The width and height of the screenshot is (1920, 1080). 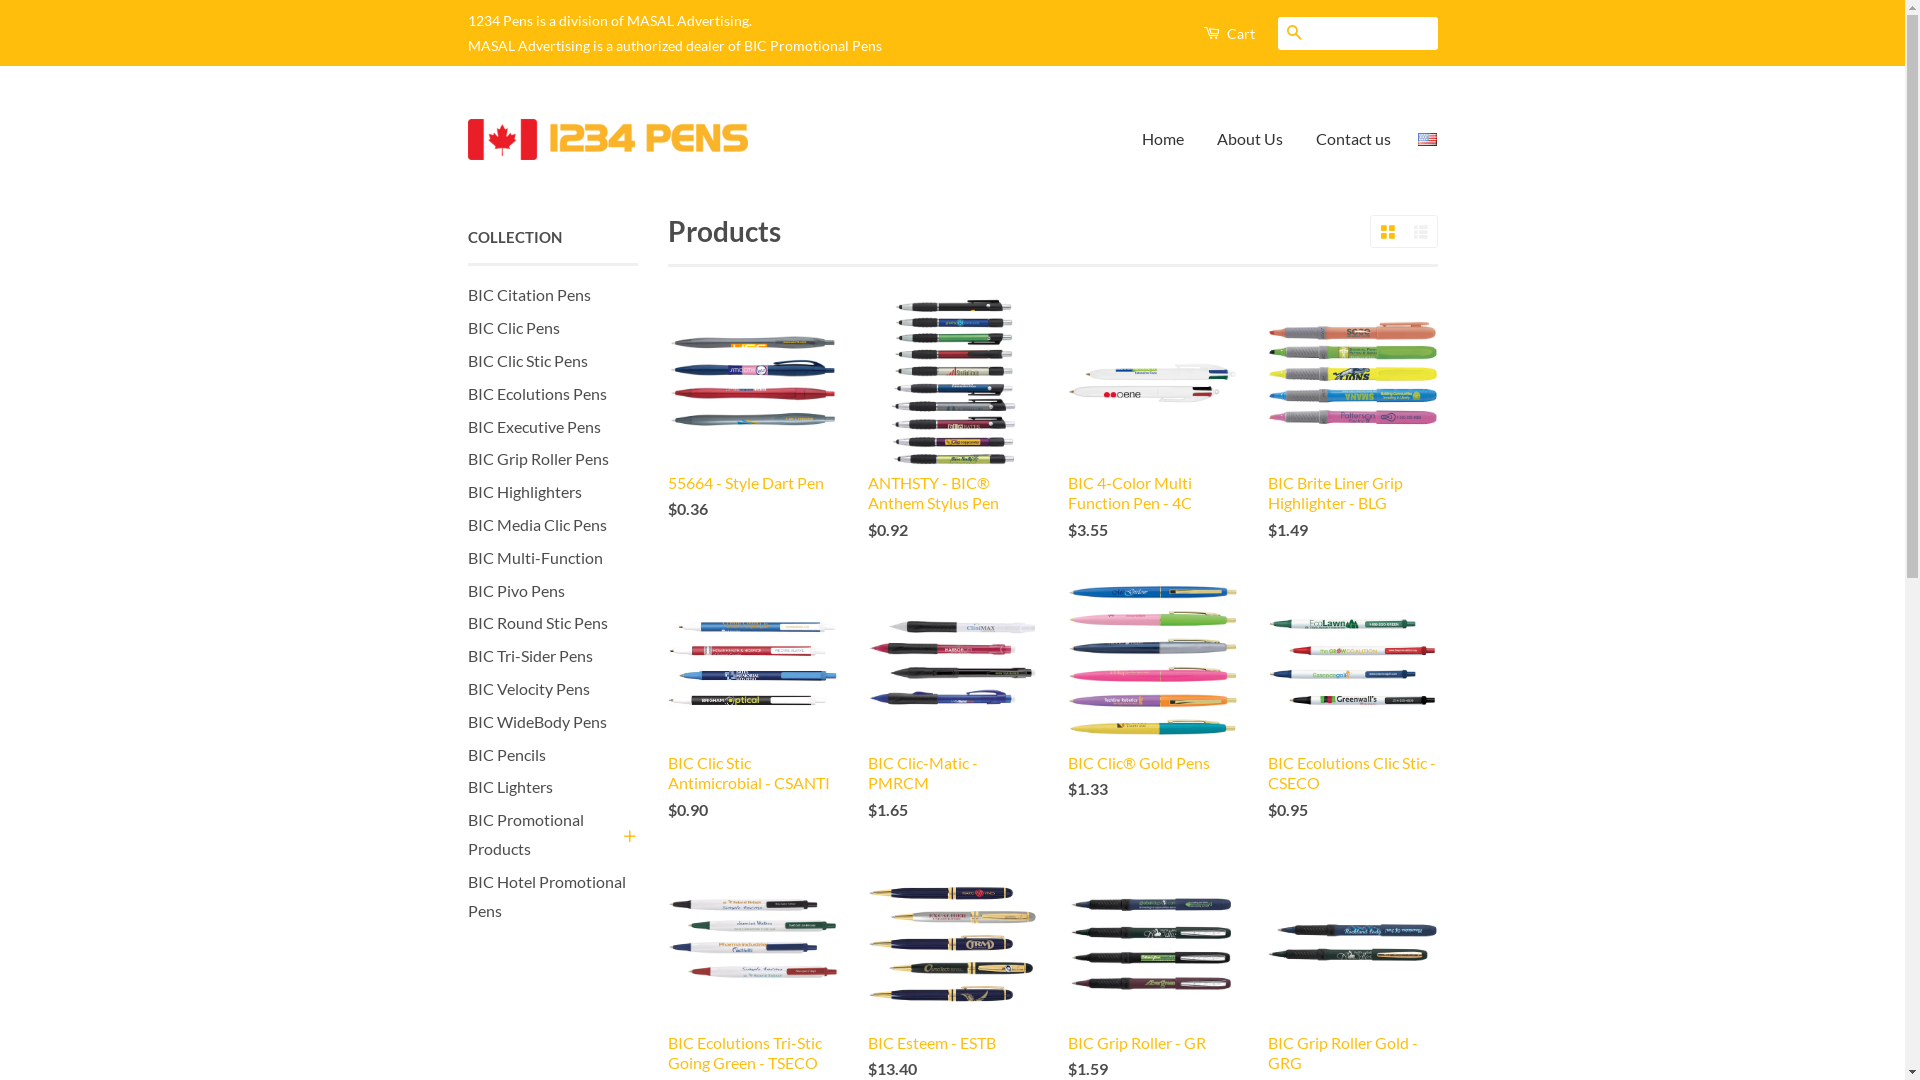 What do you see at coordinates (752, 425) in the screenshot?
I see `'55664 - Style Dart Pen` at bounding box center [752, 425].